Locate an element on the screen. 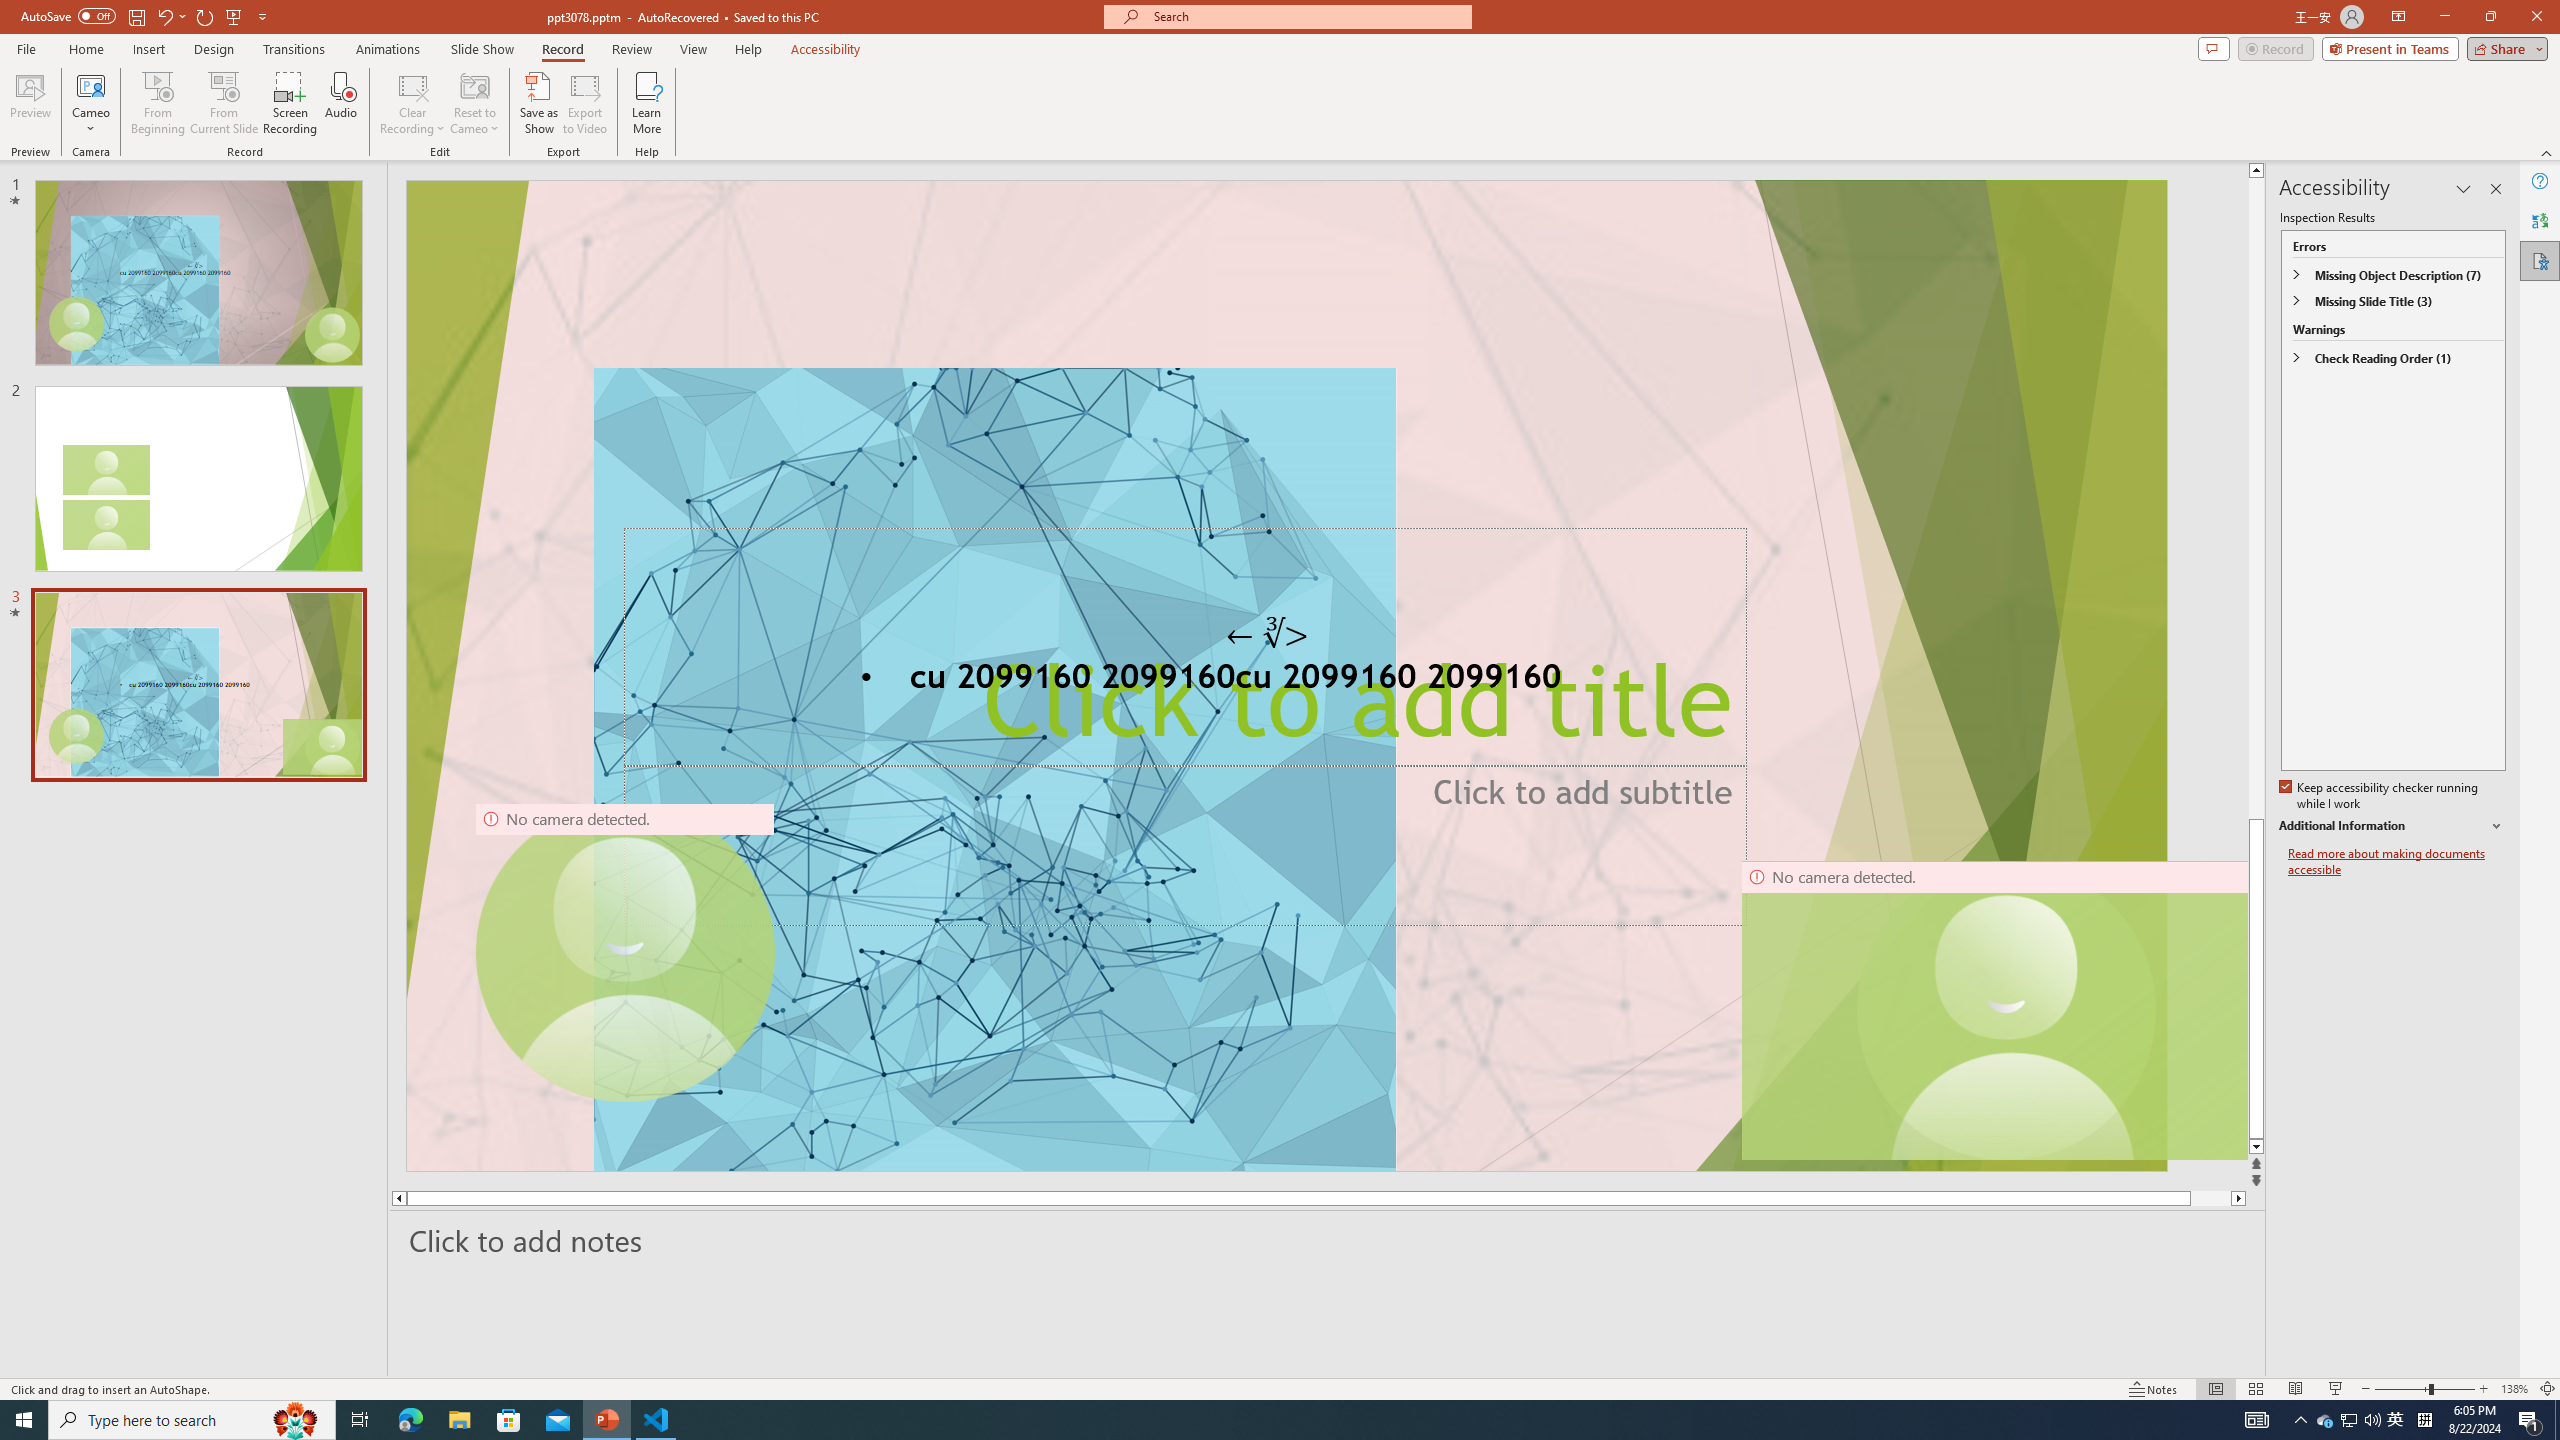 This screenshot has width=2560, height=1440. 'From Beginning...' is located at coordinates (156, 103).